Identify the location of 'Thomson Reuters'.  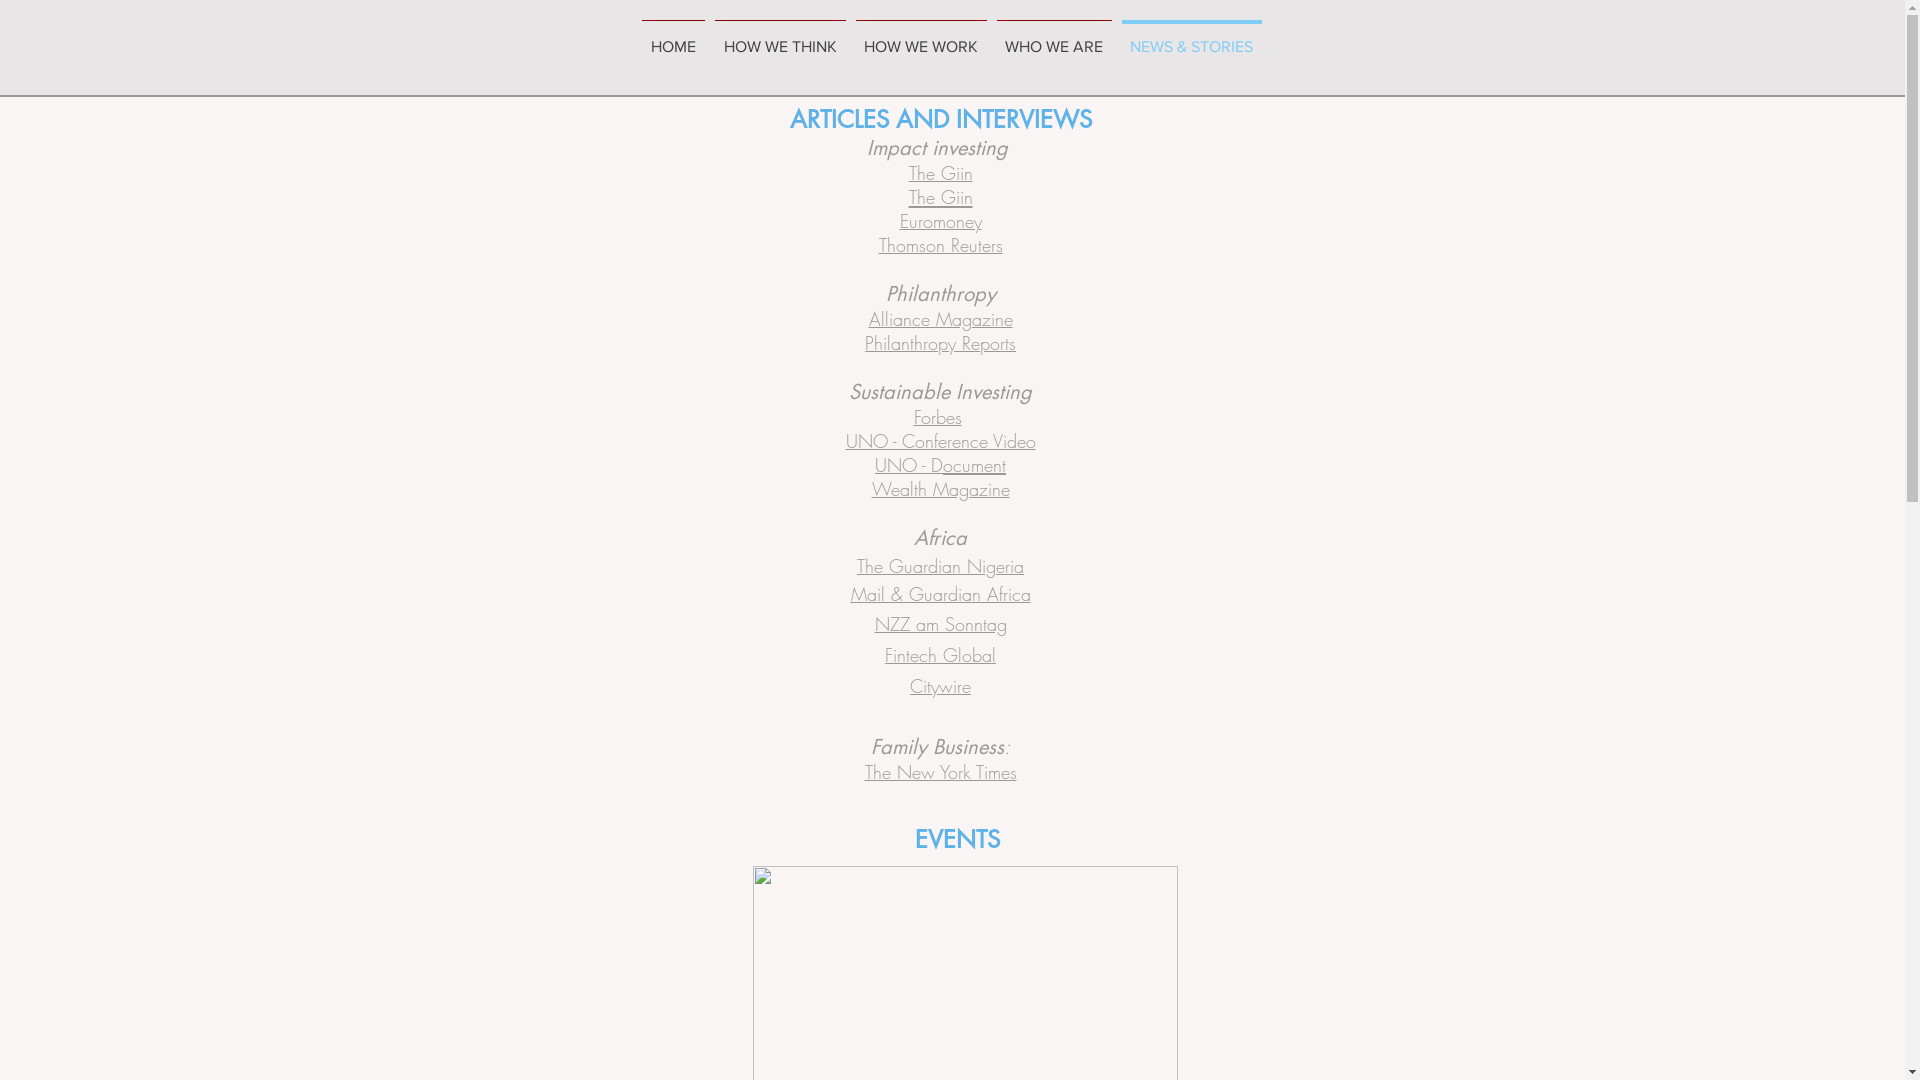
(939, 243).